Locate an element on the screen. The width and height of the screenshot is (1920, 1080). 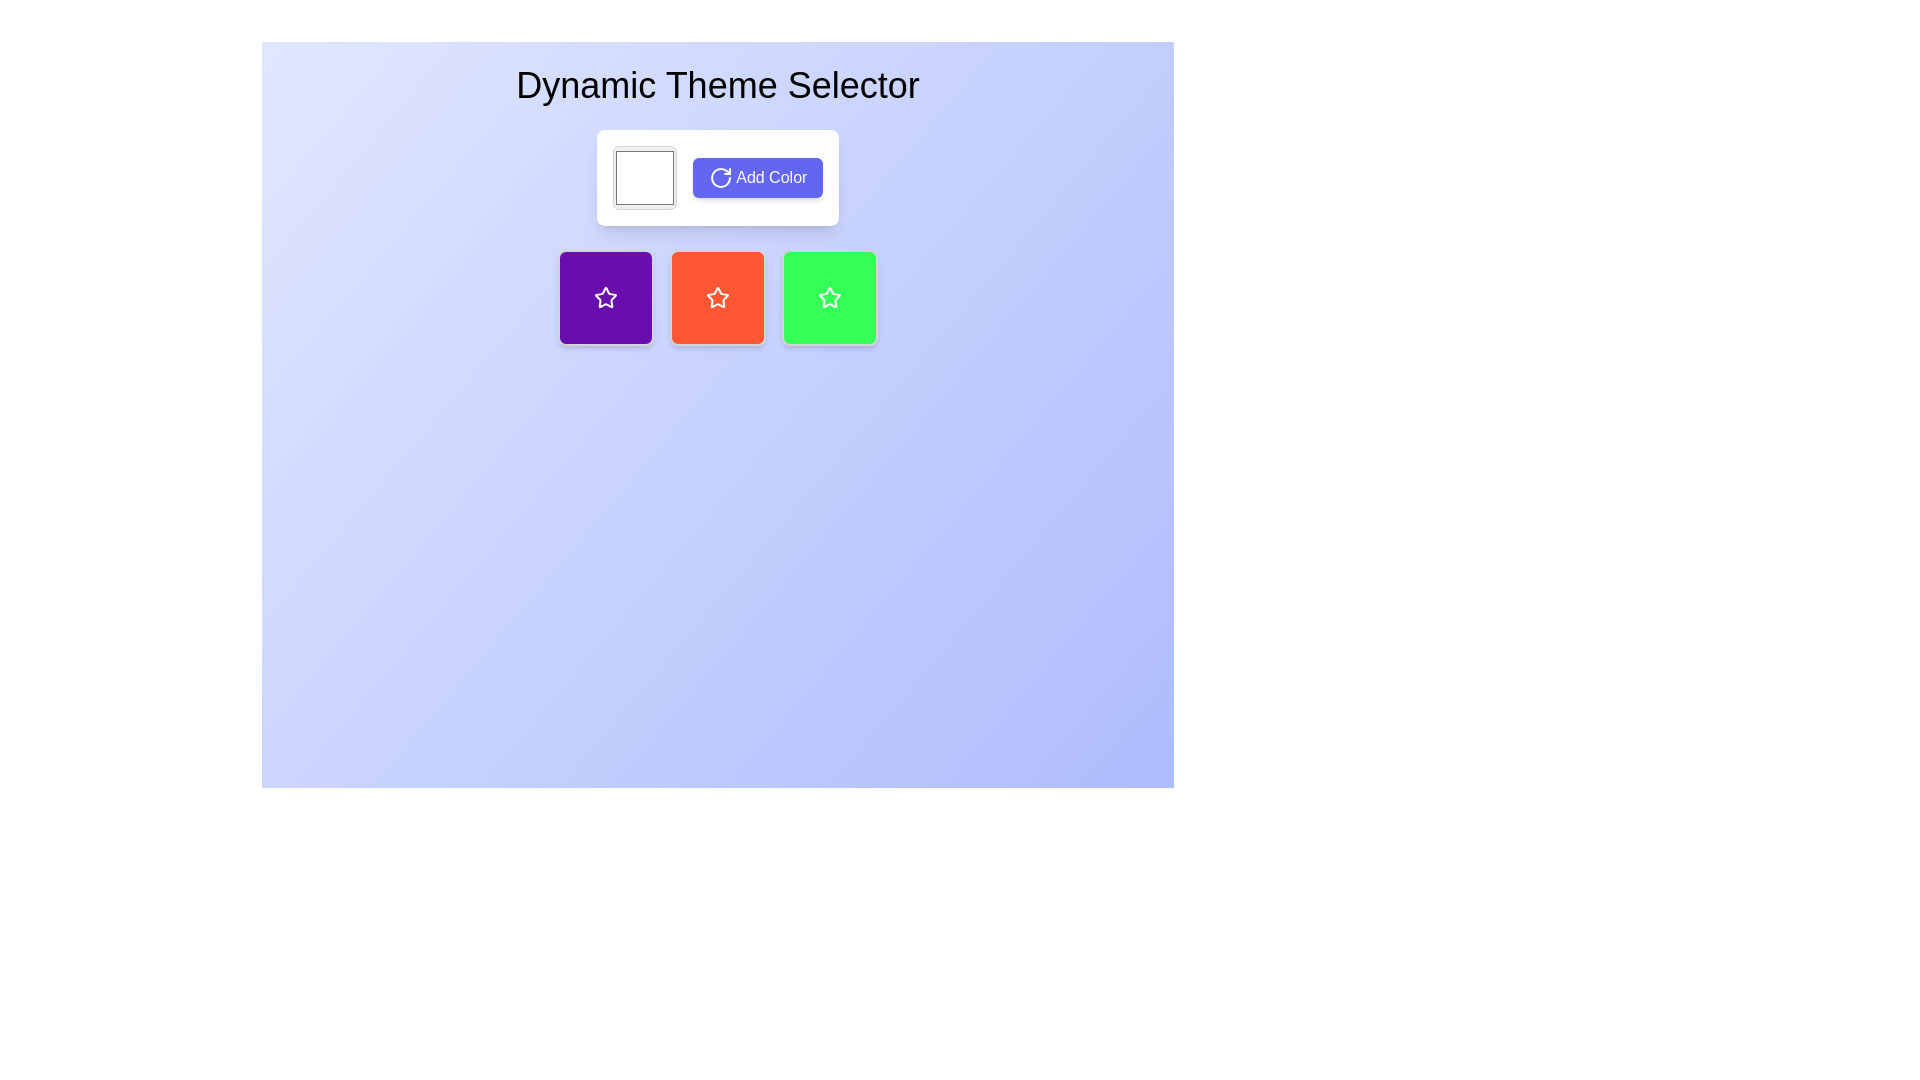
the white star icon located in the vibrant green square box on the far right of the row beneath the 'Dynamic Theme Selector' text is located at coordinates (830, 297).